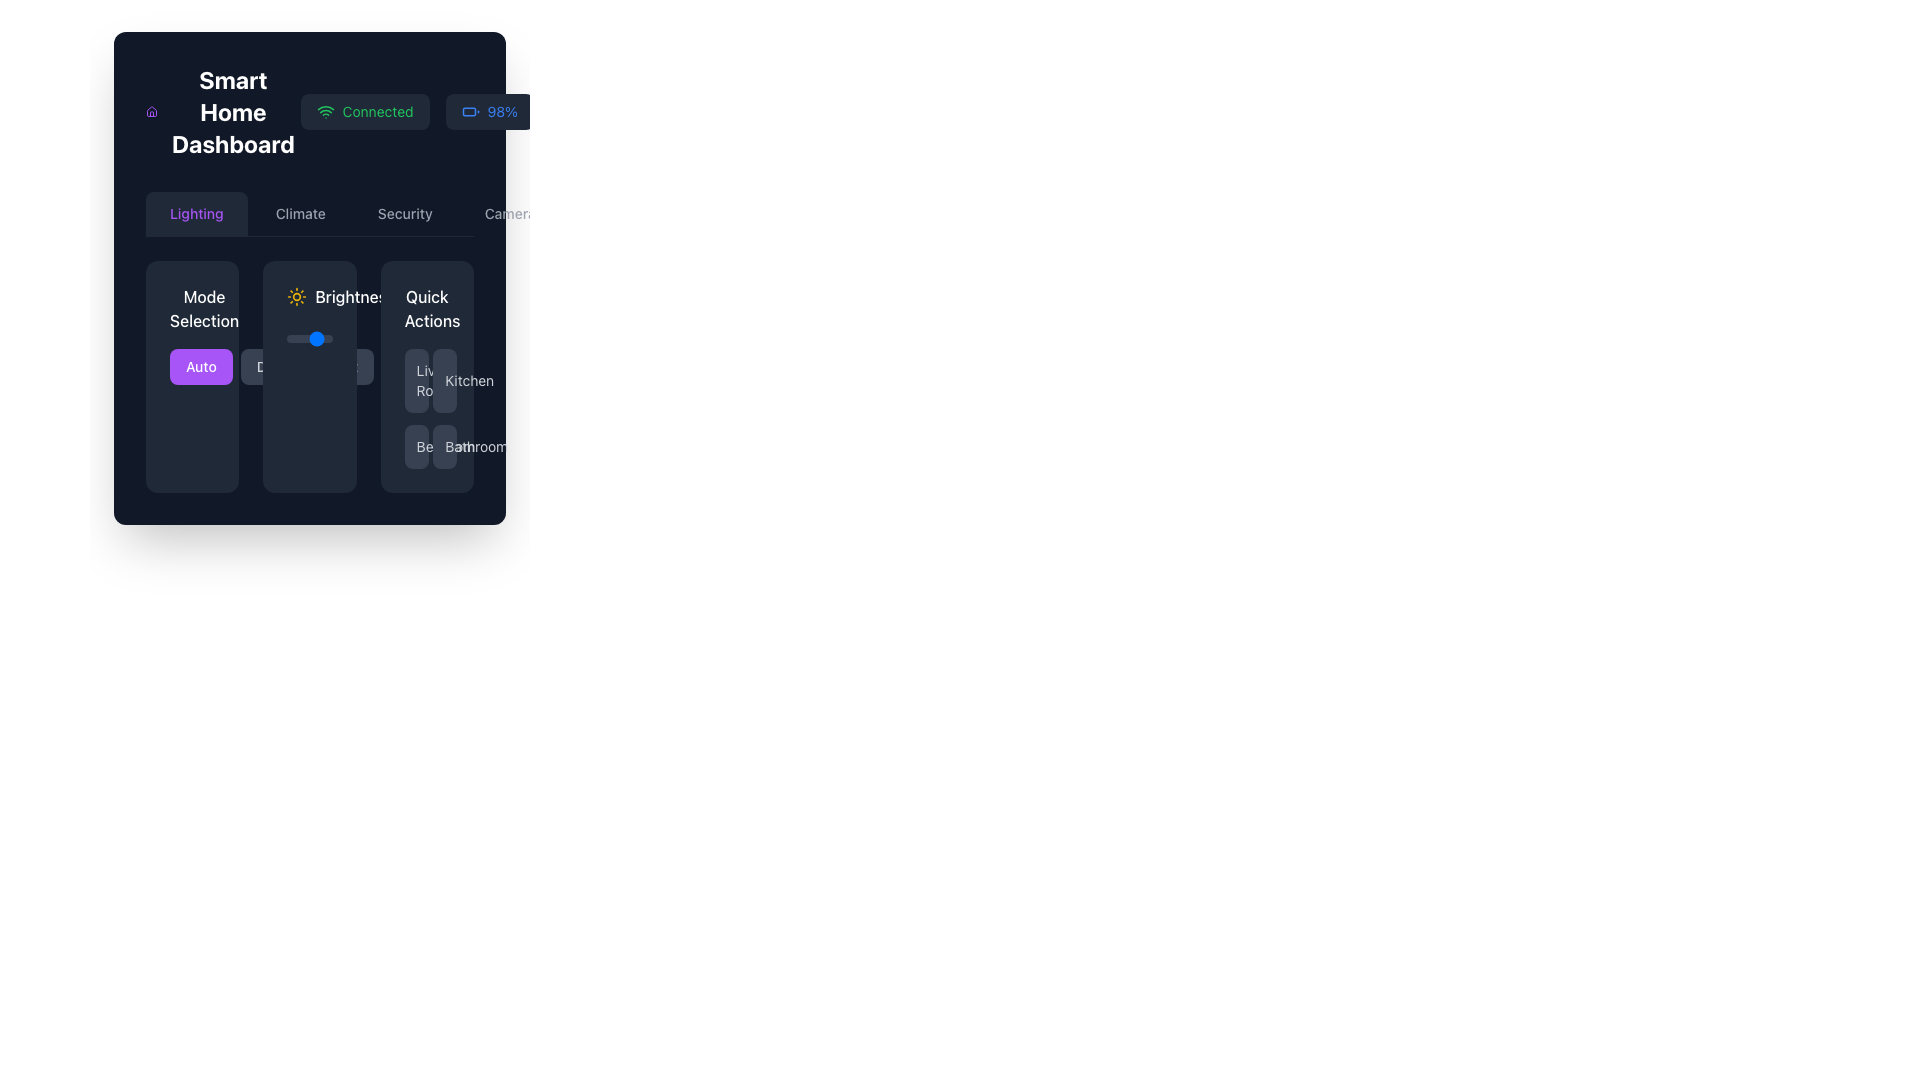  What do you see at coordinates (151, 111) in the screenshot?
I see `the decorative home automation icon located in the title bar to the left of 'Smart Home Dashboard'` at bounding box center [151, 111].